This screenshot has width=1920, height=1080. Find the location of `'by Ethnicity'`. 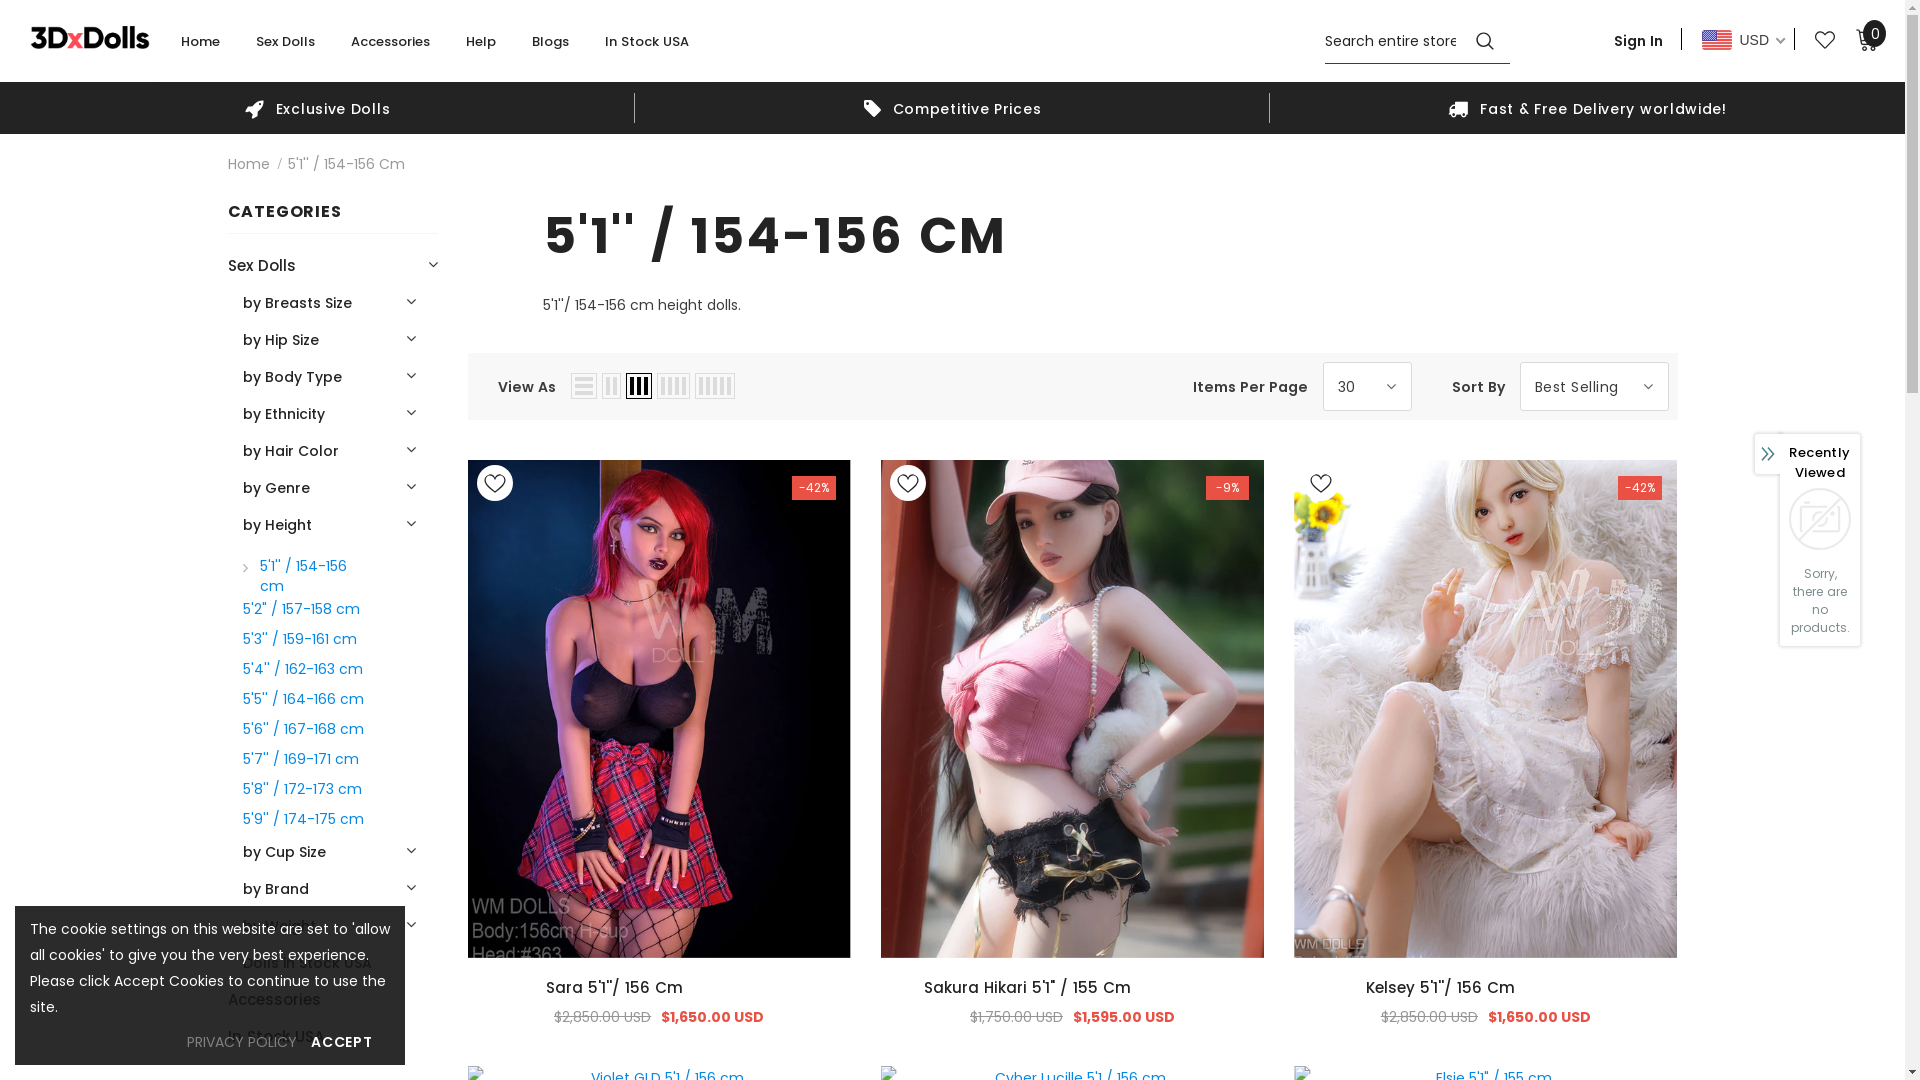

'by Ethnicity' is located at coordinates (282, 412).